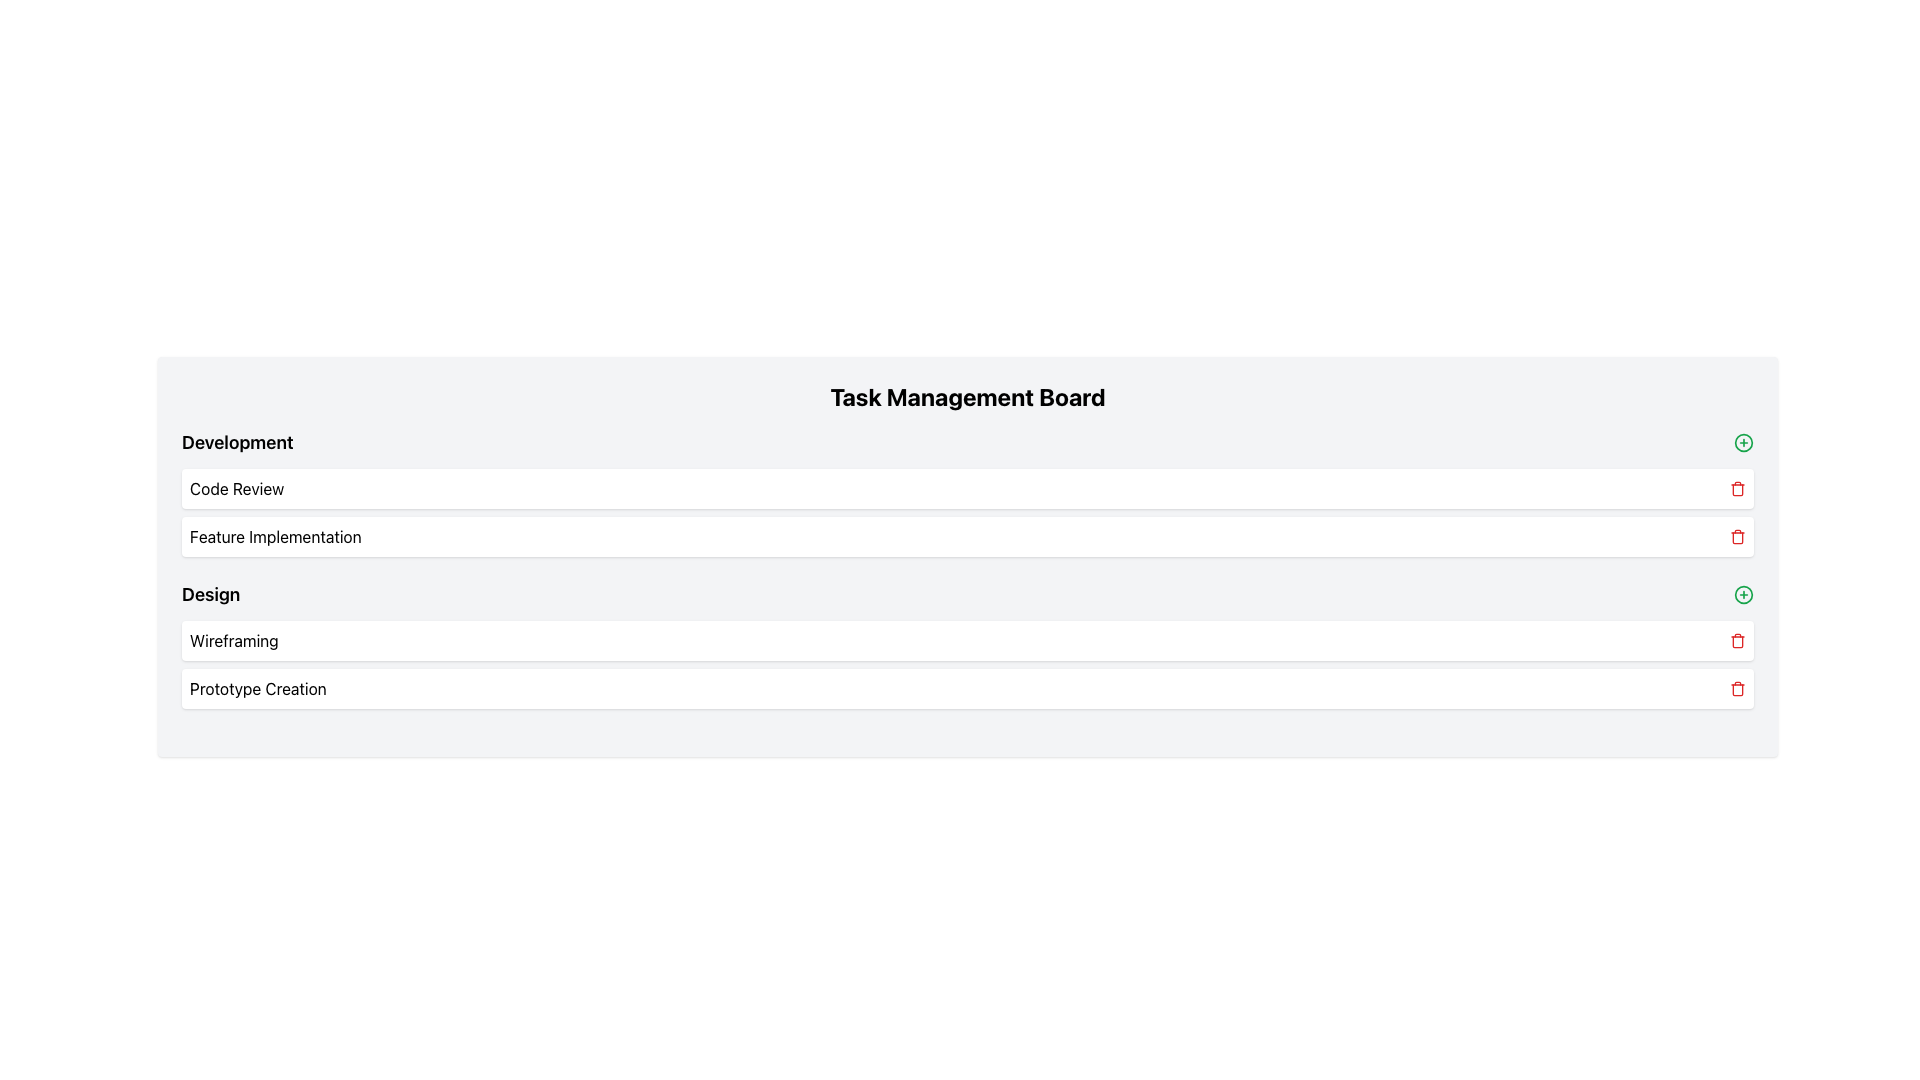 This screenshot has width=1920, height=1080. Describe the element at coordinates (1742, 593) in the screenshot. I see `the circular component within the SVG icon that indicates actions for the 'Prototype Creation' task in the 'Design' category` at that location.